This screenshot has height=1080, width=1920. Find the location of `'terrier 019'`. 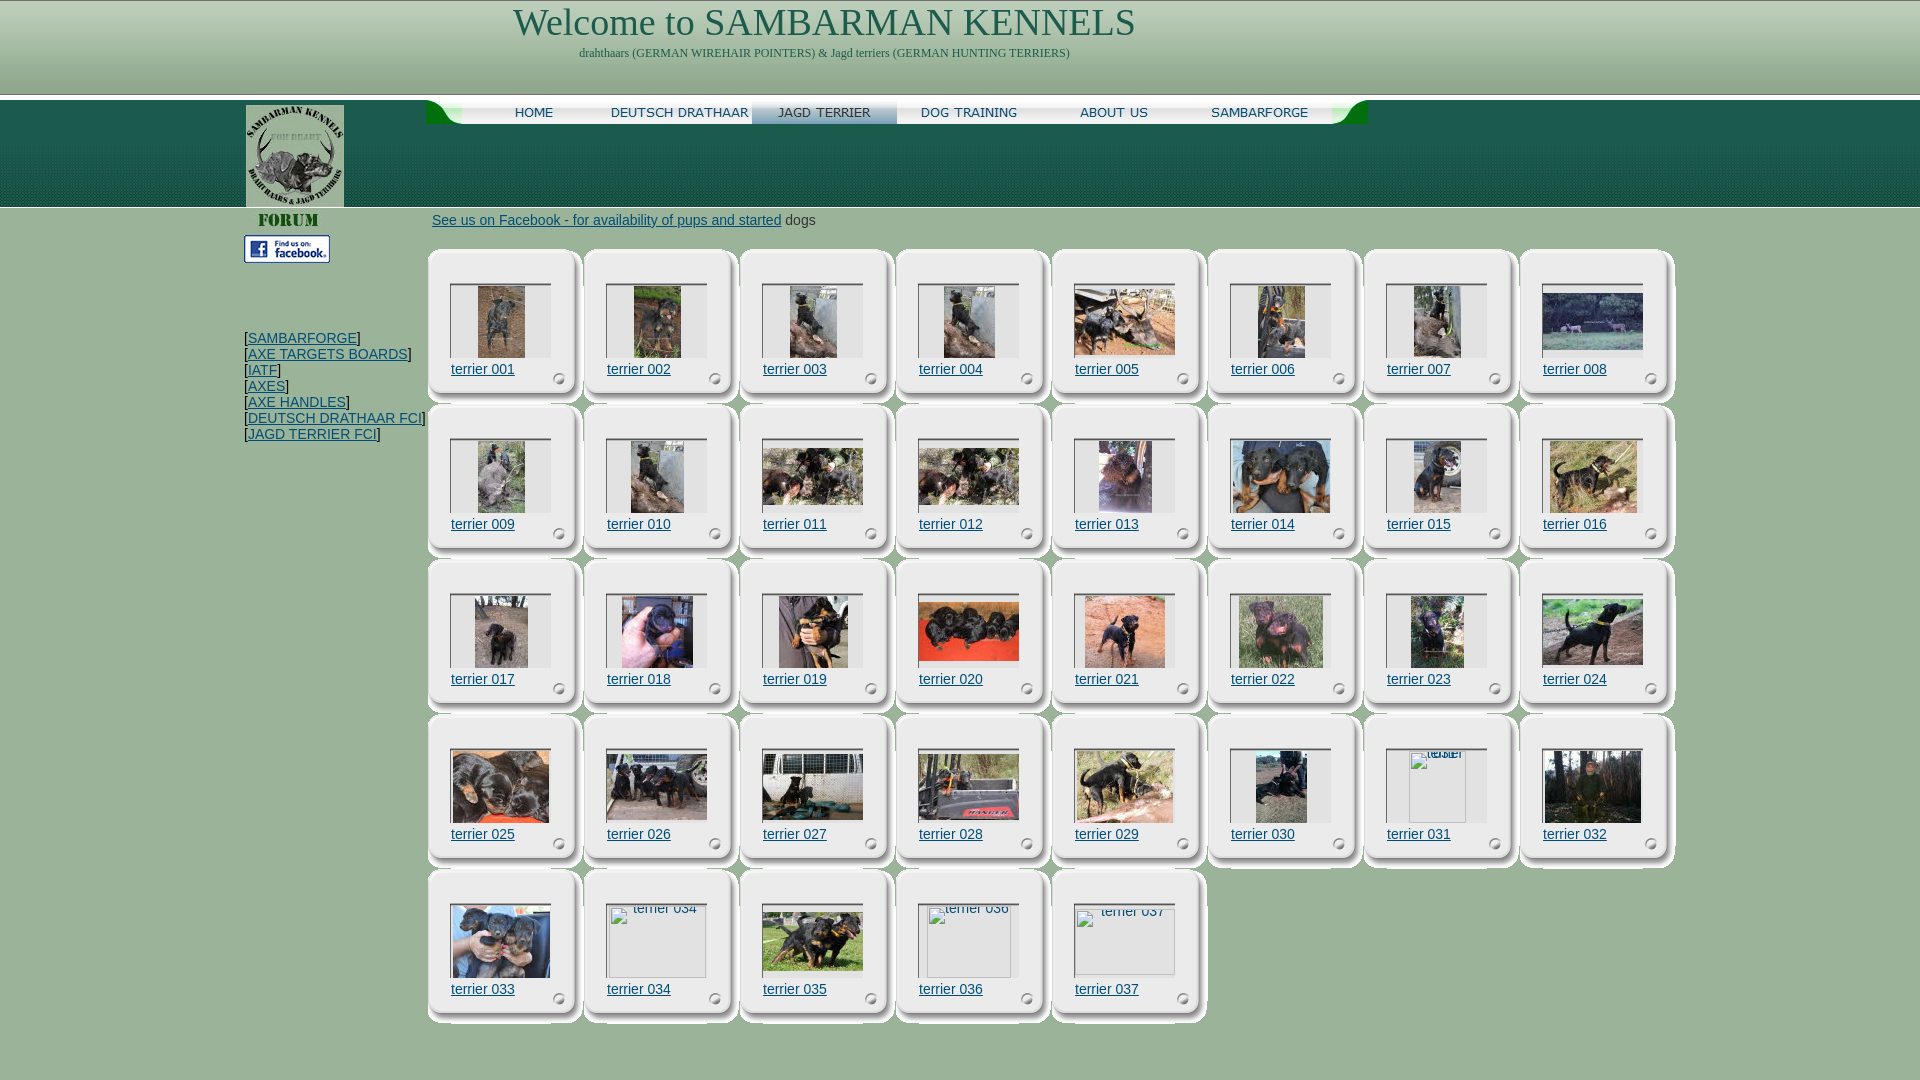

'terrier 019' is located at coordinates (794, 677).